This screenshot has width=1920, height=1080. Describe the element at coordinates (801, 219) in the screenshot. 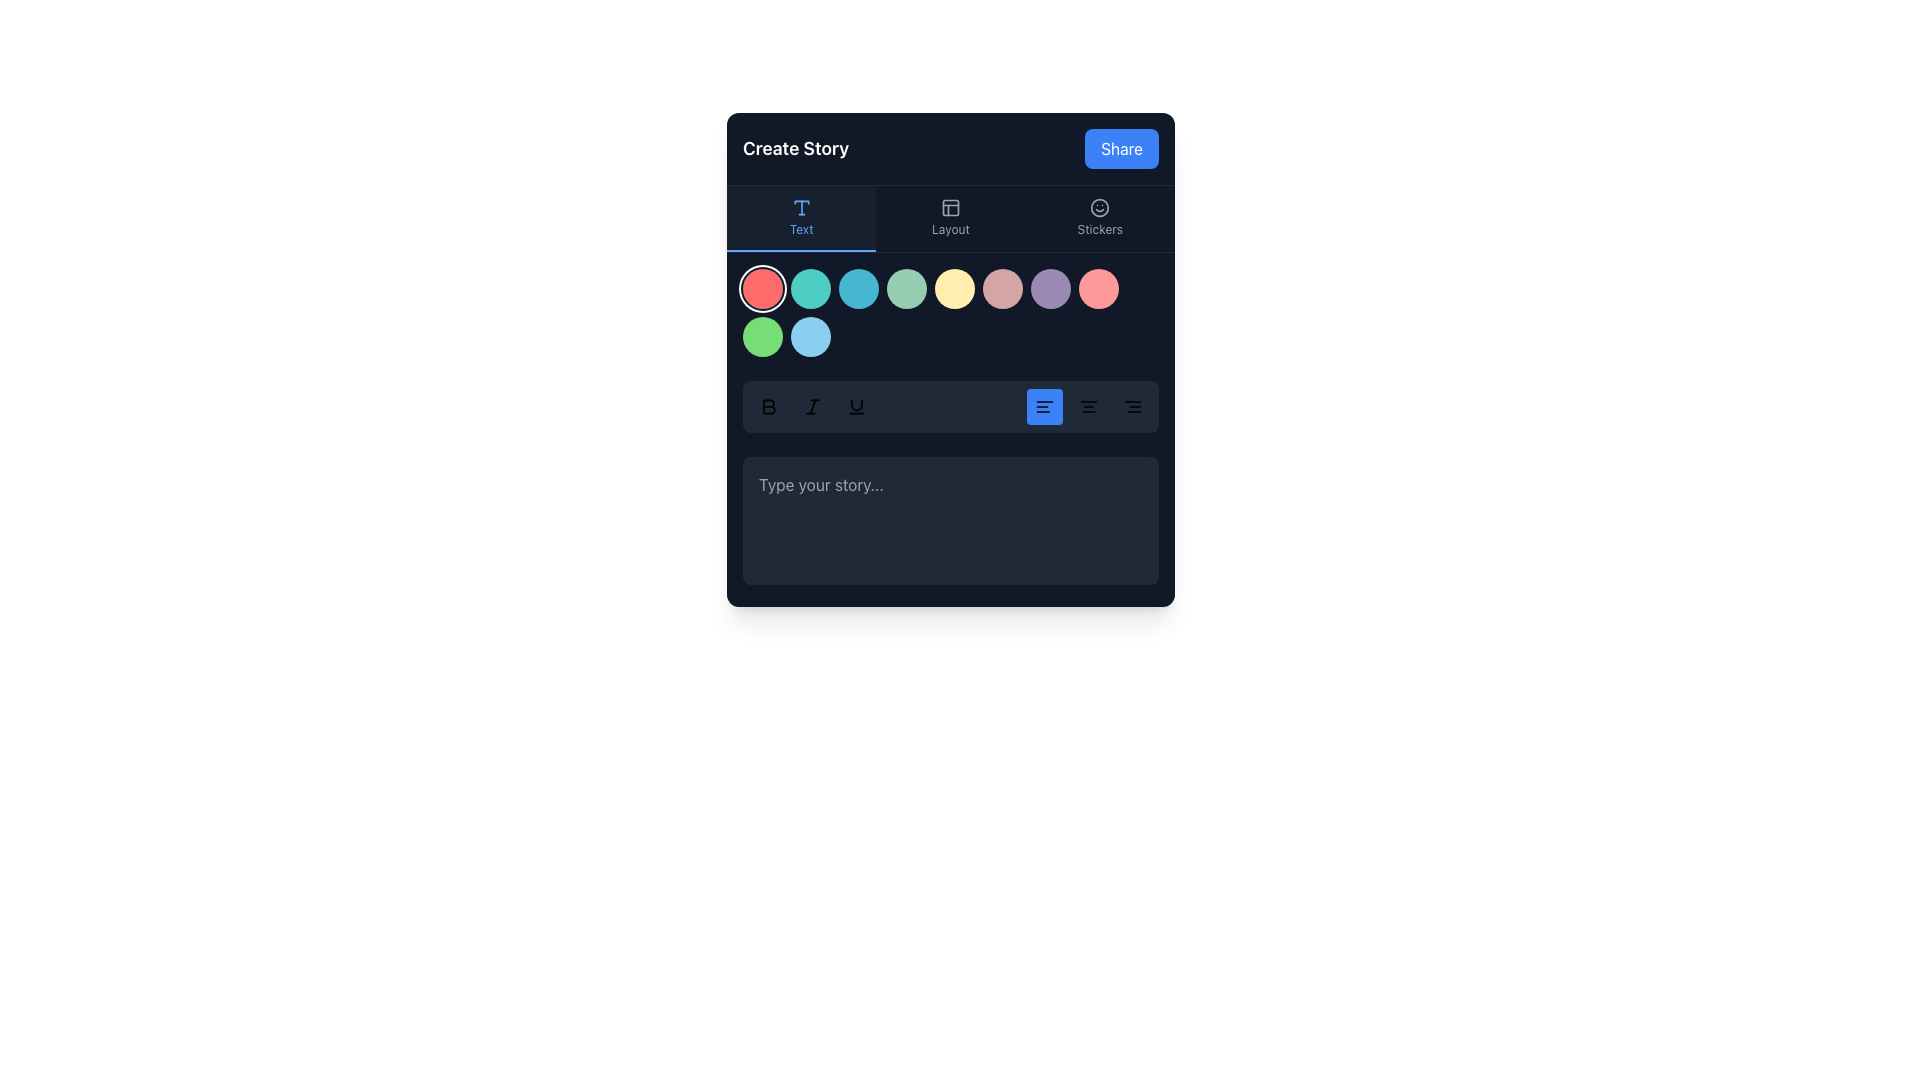

I see `the 'Text' button located in the top-left section of the menu bar` at that location.